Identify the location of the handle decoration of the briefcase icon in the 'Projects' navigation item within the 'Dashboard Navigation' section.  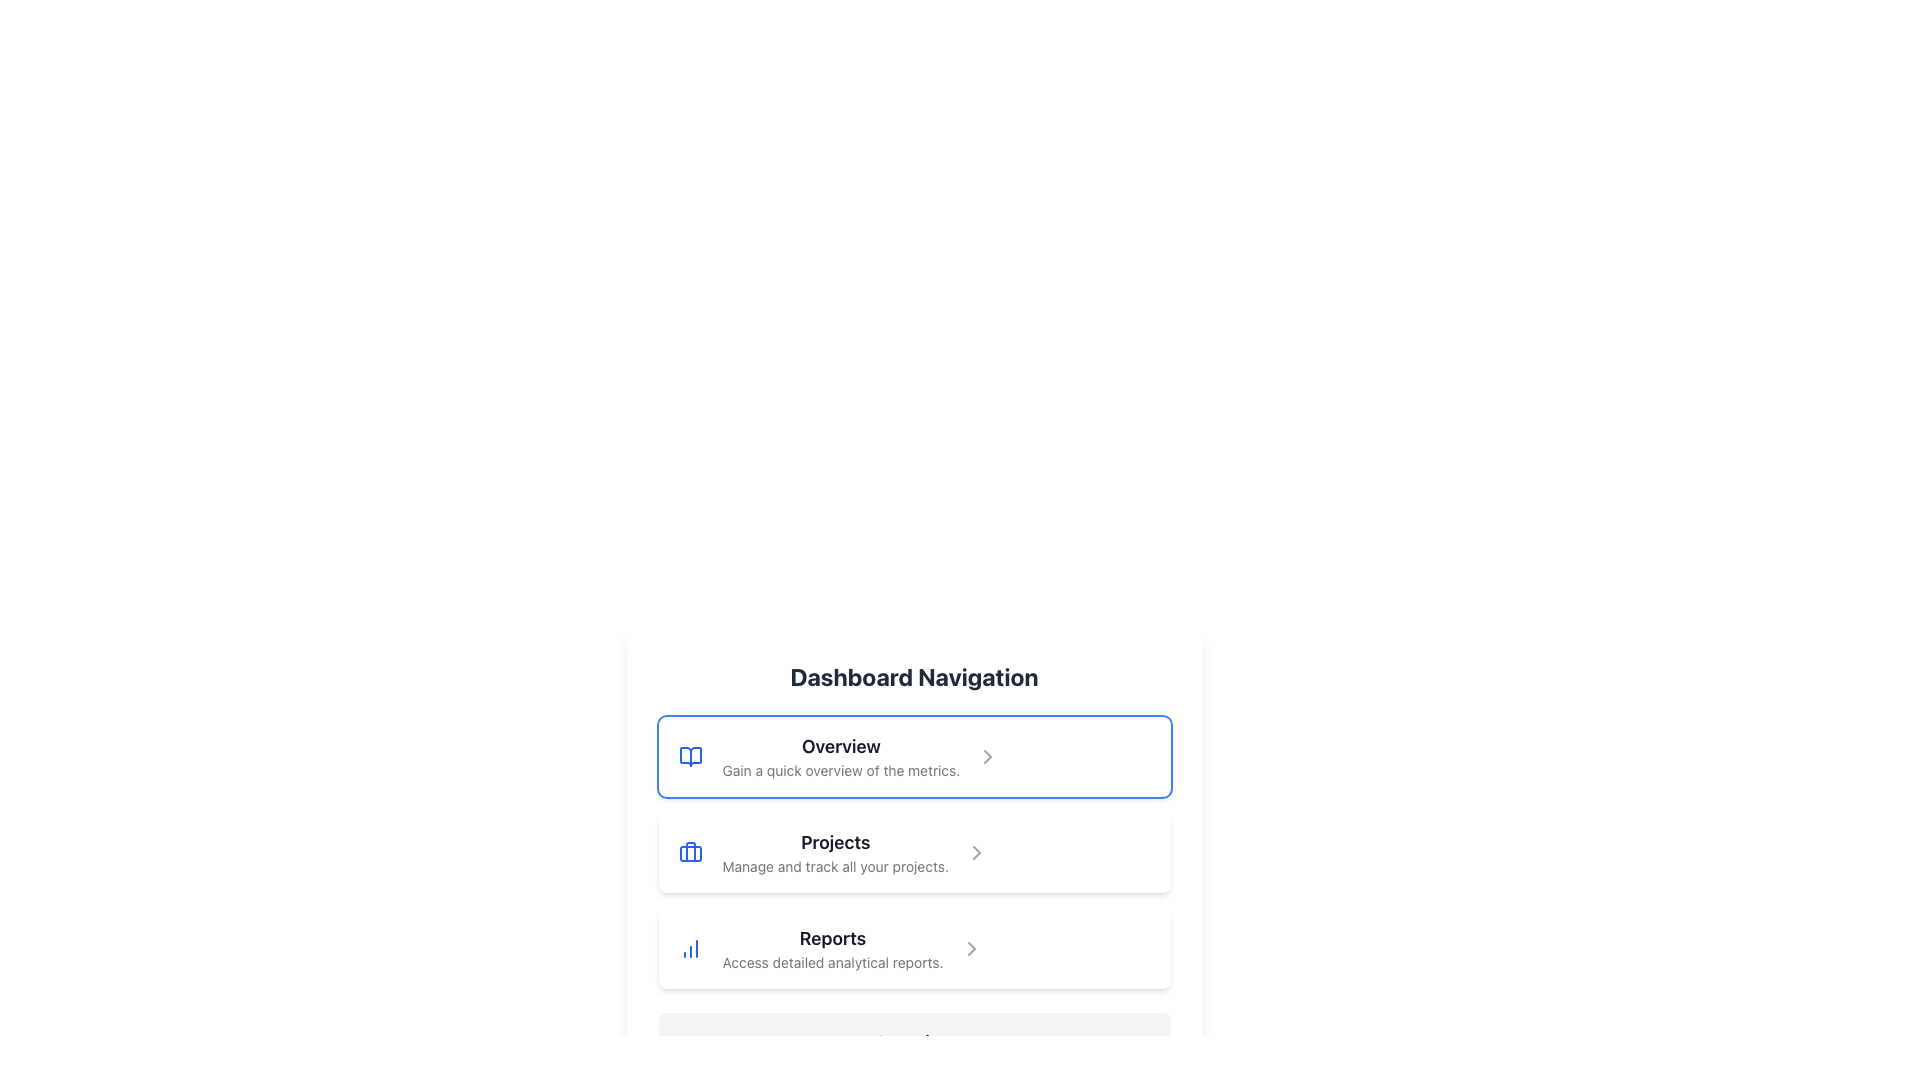
(690, 853).